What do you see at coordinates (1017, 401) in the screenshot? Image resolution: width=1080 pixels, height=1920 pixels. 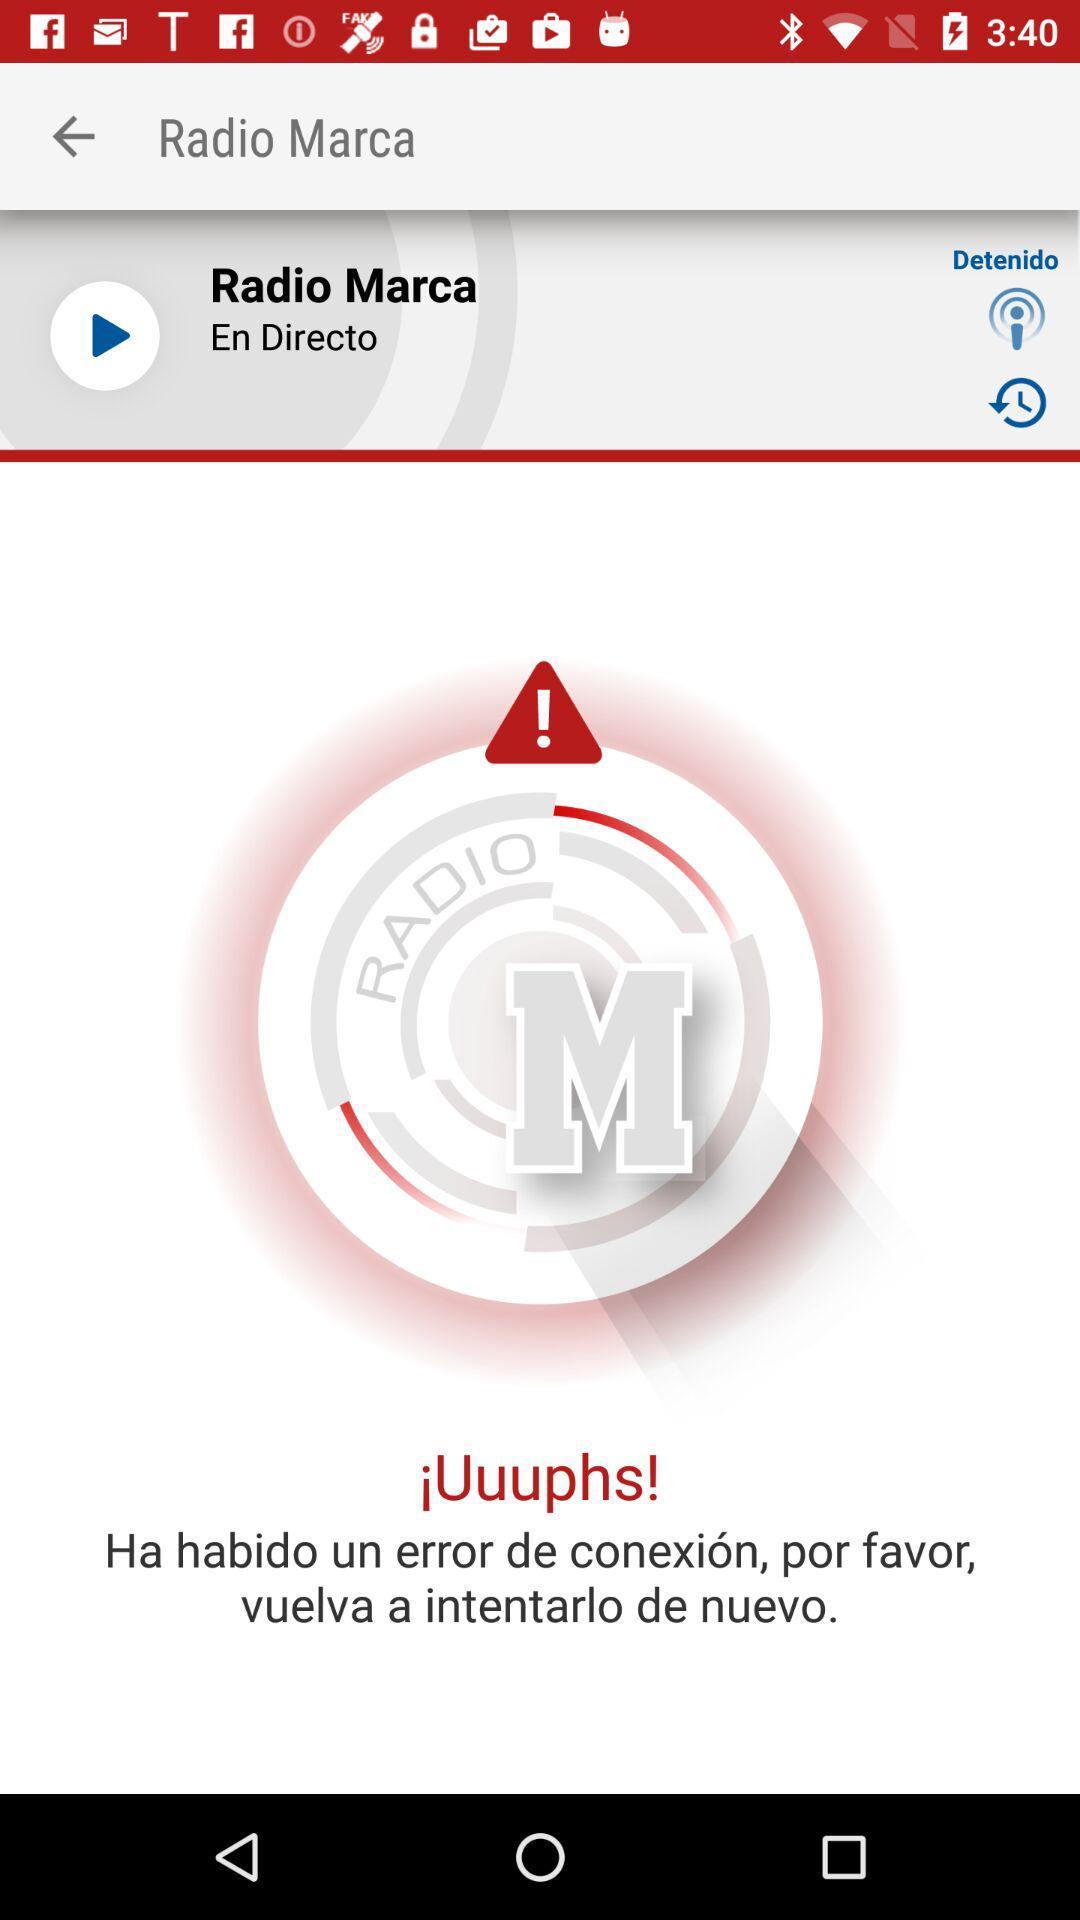 I see `the item next to the en directo` at bounding box center [1017, 401].